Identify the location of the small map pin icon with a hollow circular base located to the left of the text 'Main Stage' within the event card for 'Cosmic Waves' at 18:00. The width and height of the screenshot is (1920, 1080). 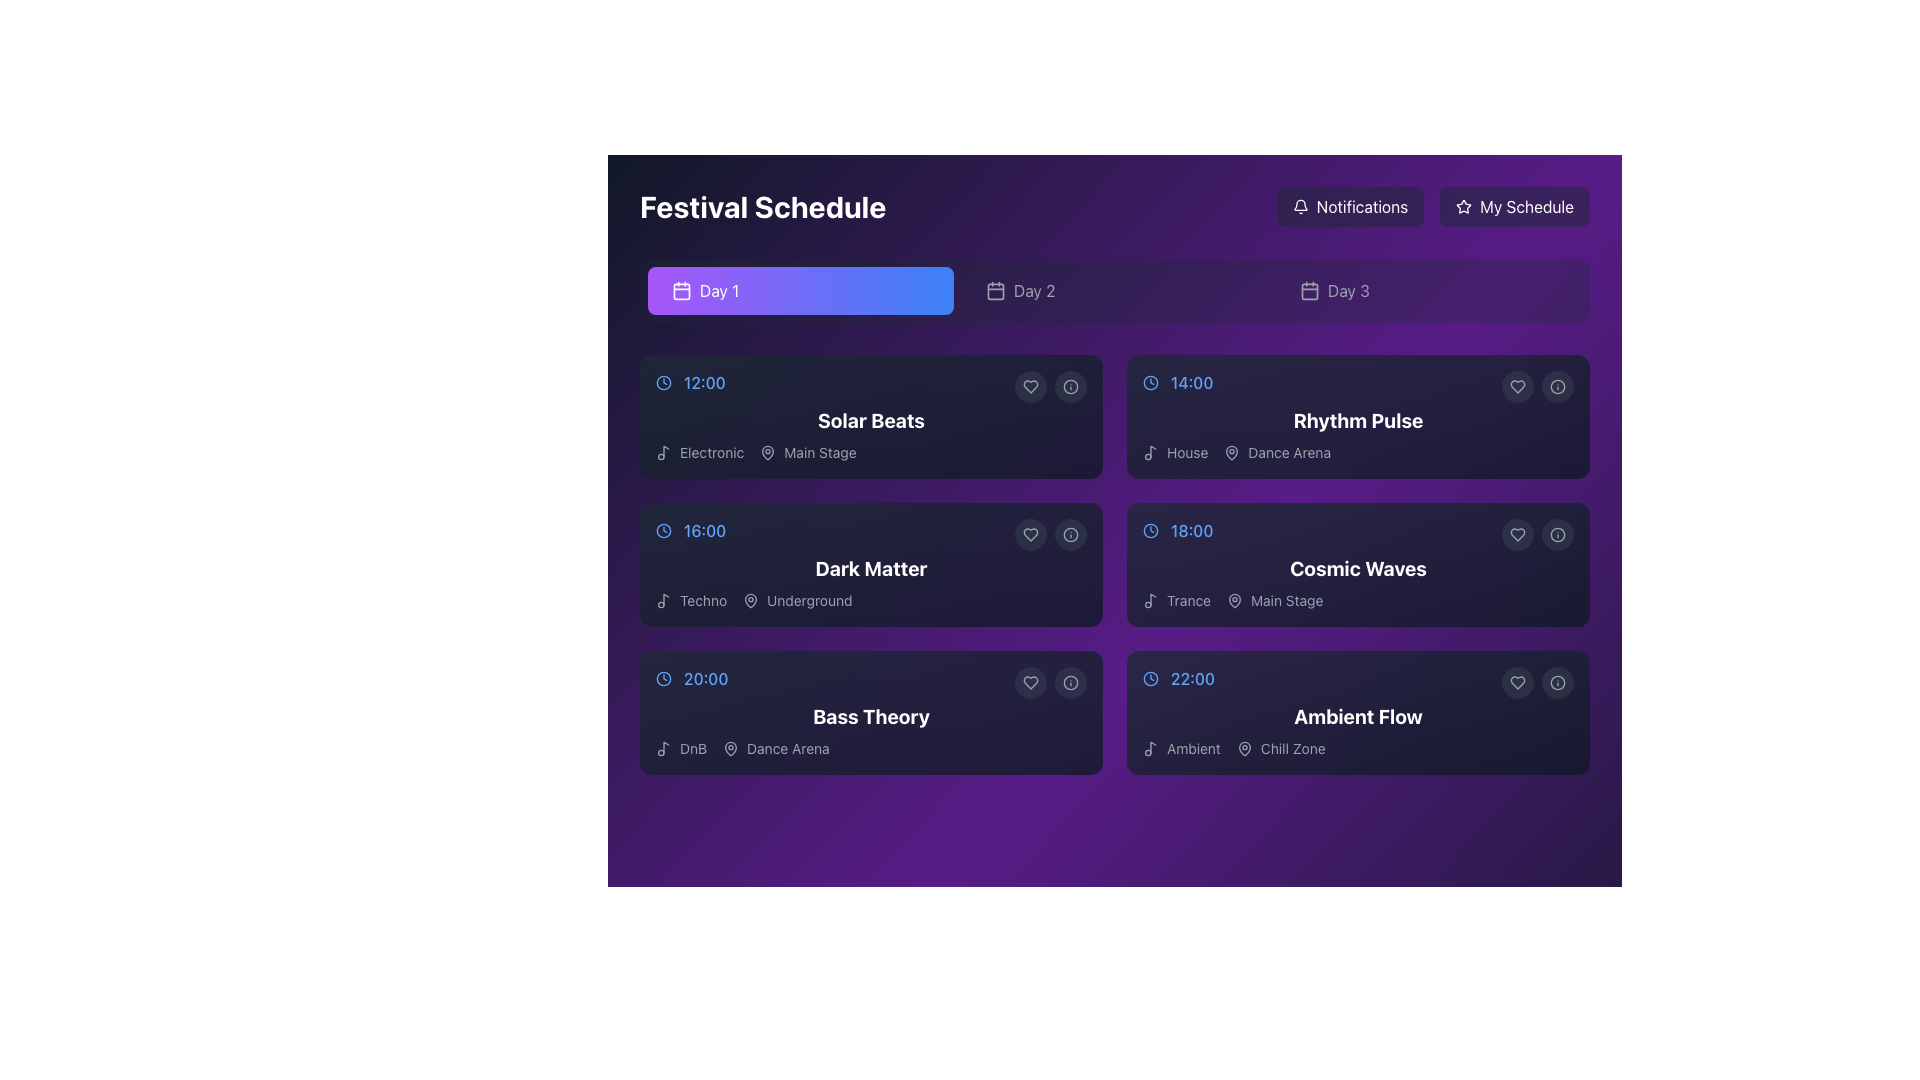
(1233, 600).